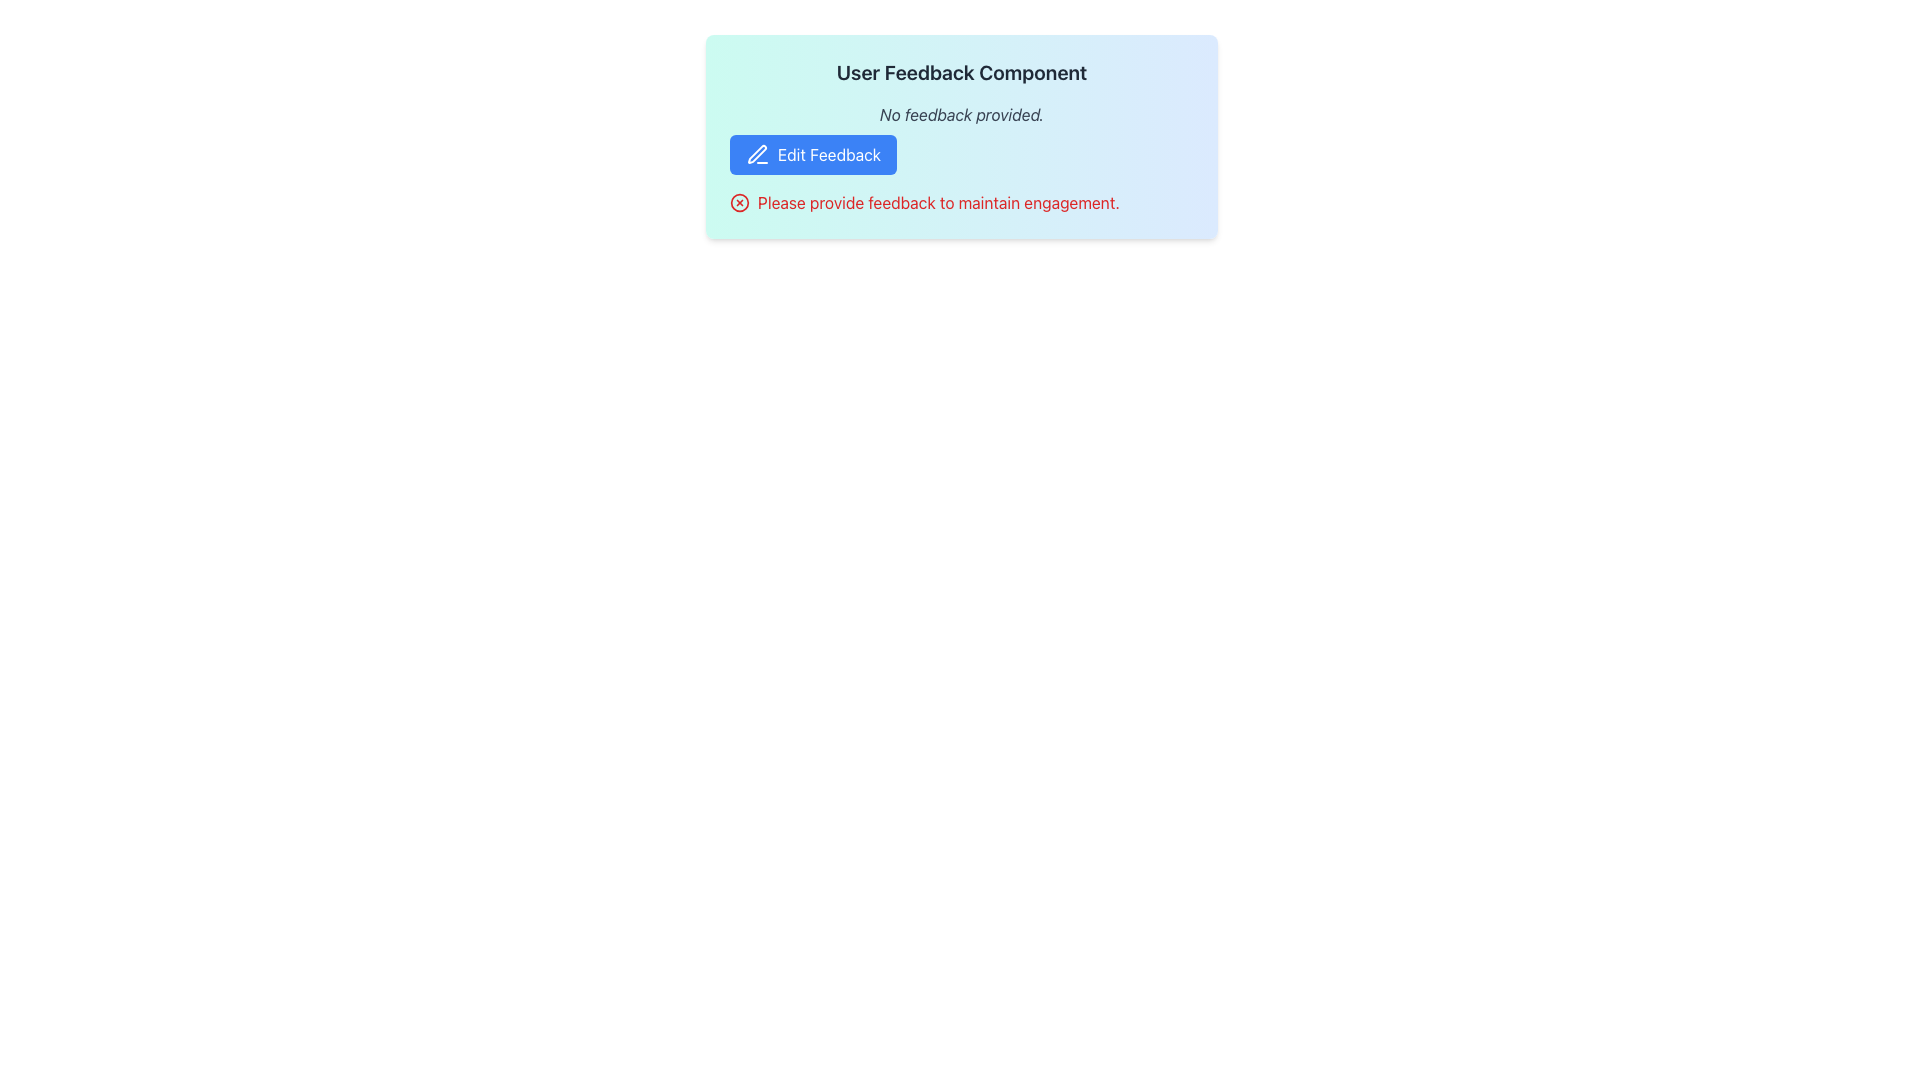 This screenshot has width=1920, height=1080. What do you see at coordinates (937, 203) in the screenshot?
I see `the red text element that prompts the user for feedback, located at the bottom of a panel to the right of a circular icon with a cross` at bounding box center [937, 203].